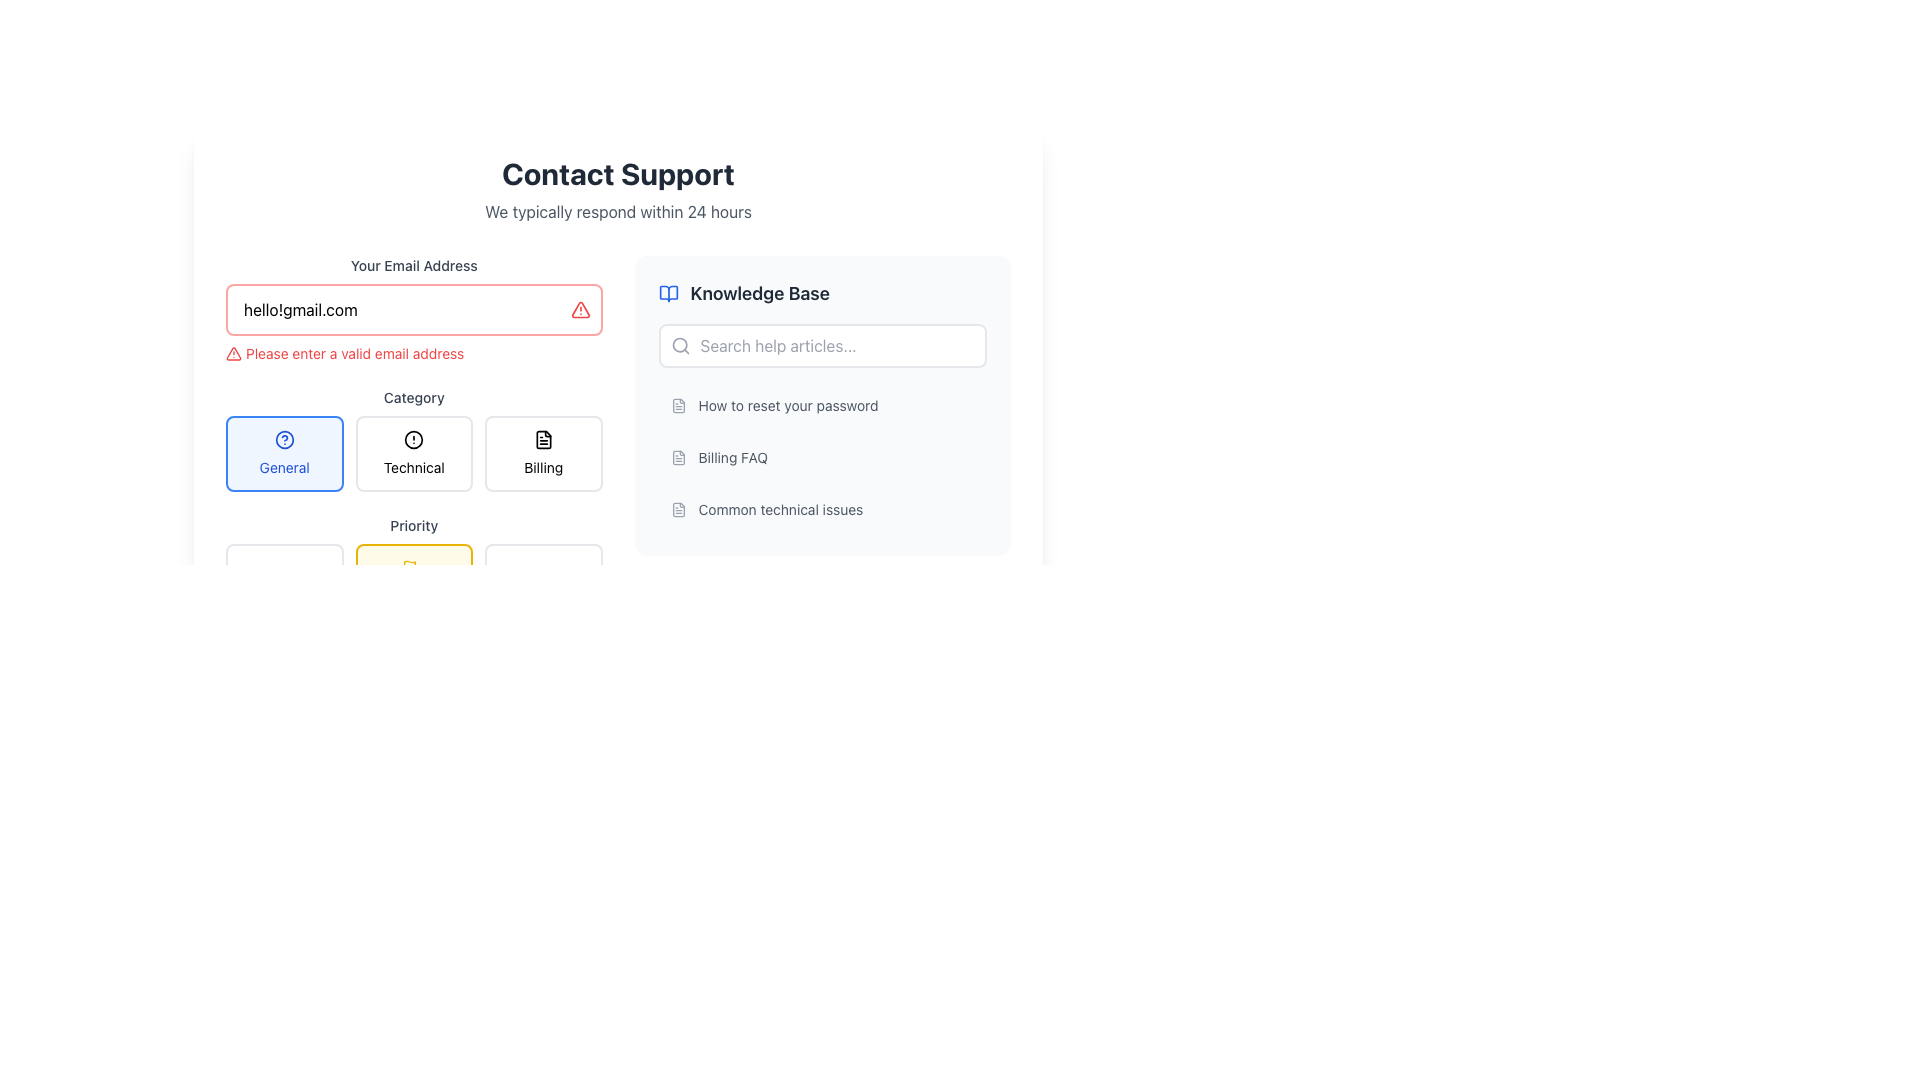  What do you see at coordinates (413, 563) in the screenshot?
I see `the 'Medium' button, which is a rectangular button with a yellow background and border, featuring a small flag icon on its left side` at bounding box center [413, 563].